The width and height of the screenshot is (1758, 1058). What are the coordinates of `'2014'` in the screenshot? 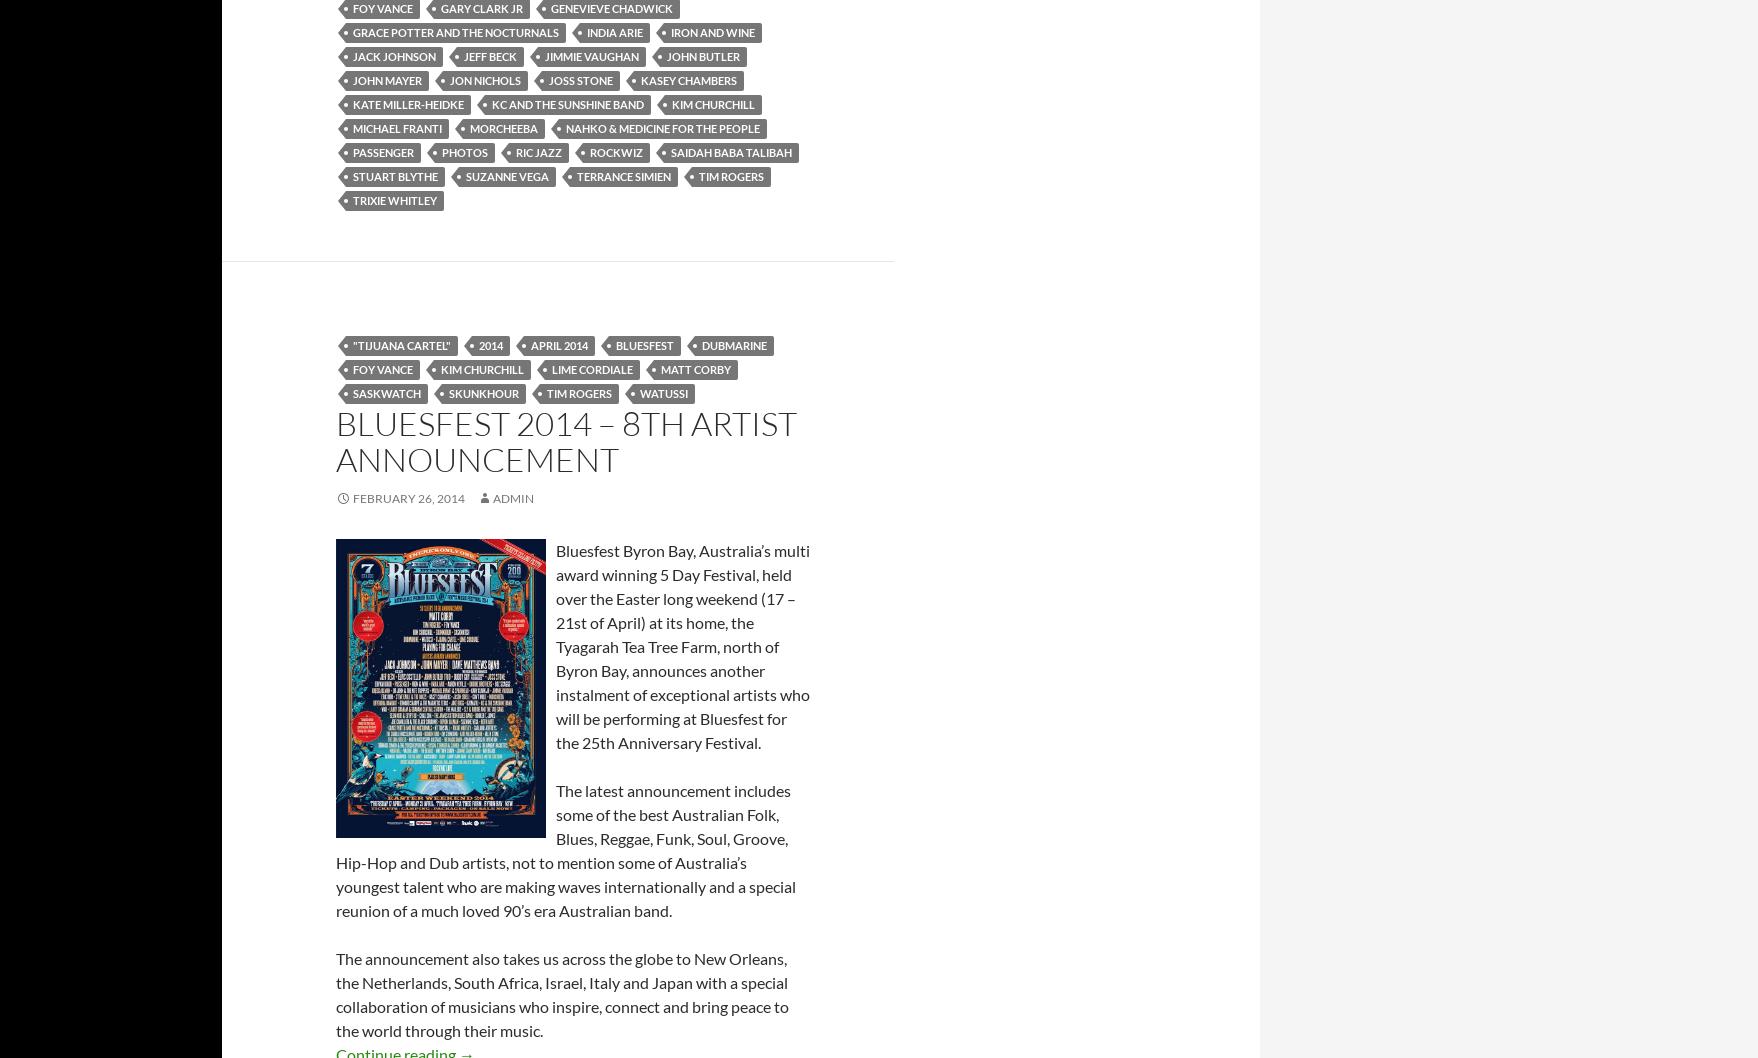 It's located at (490, 343).